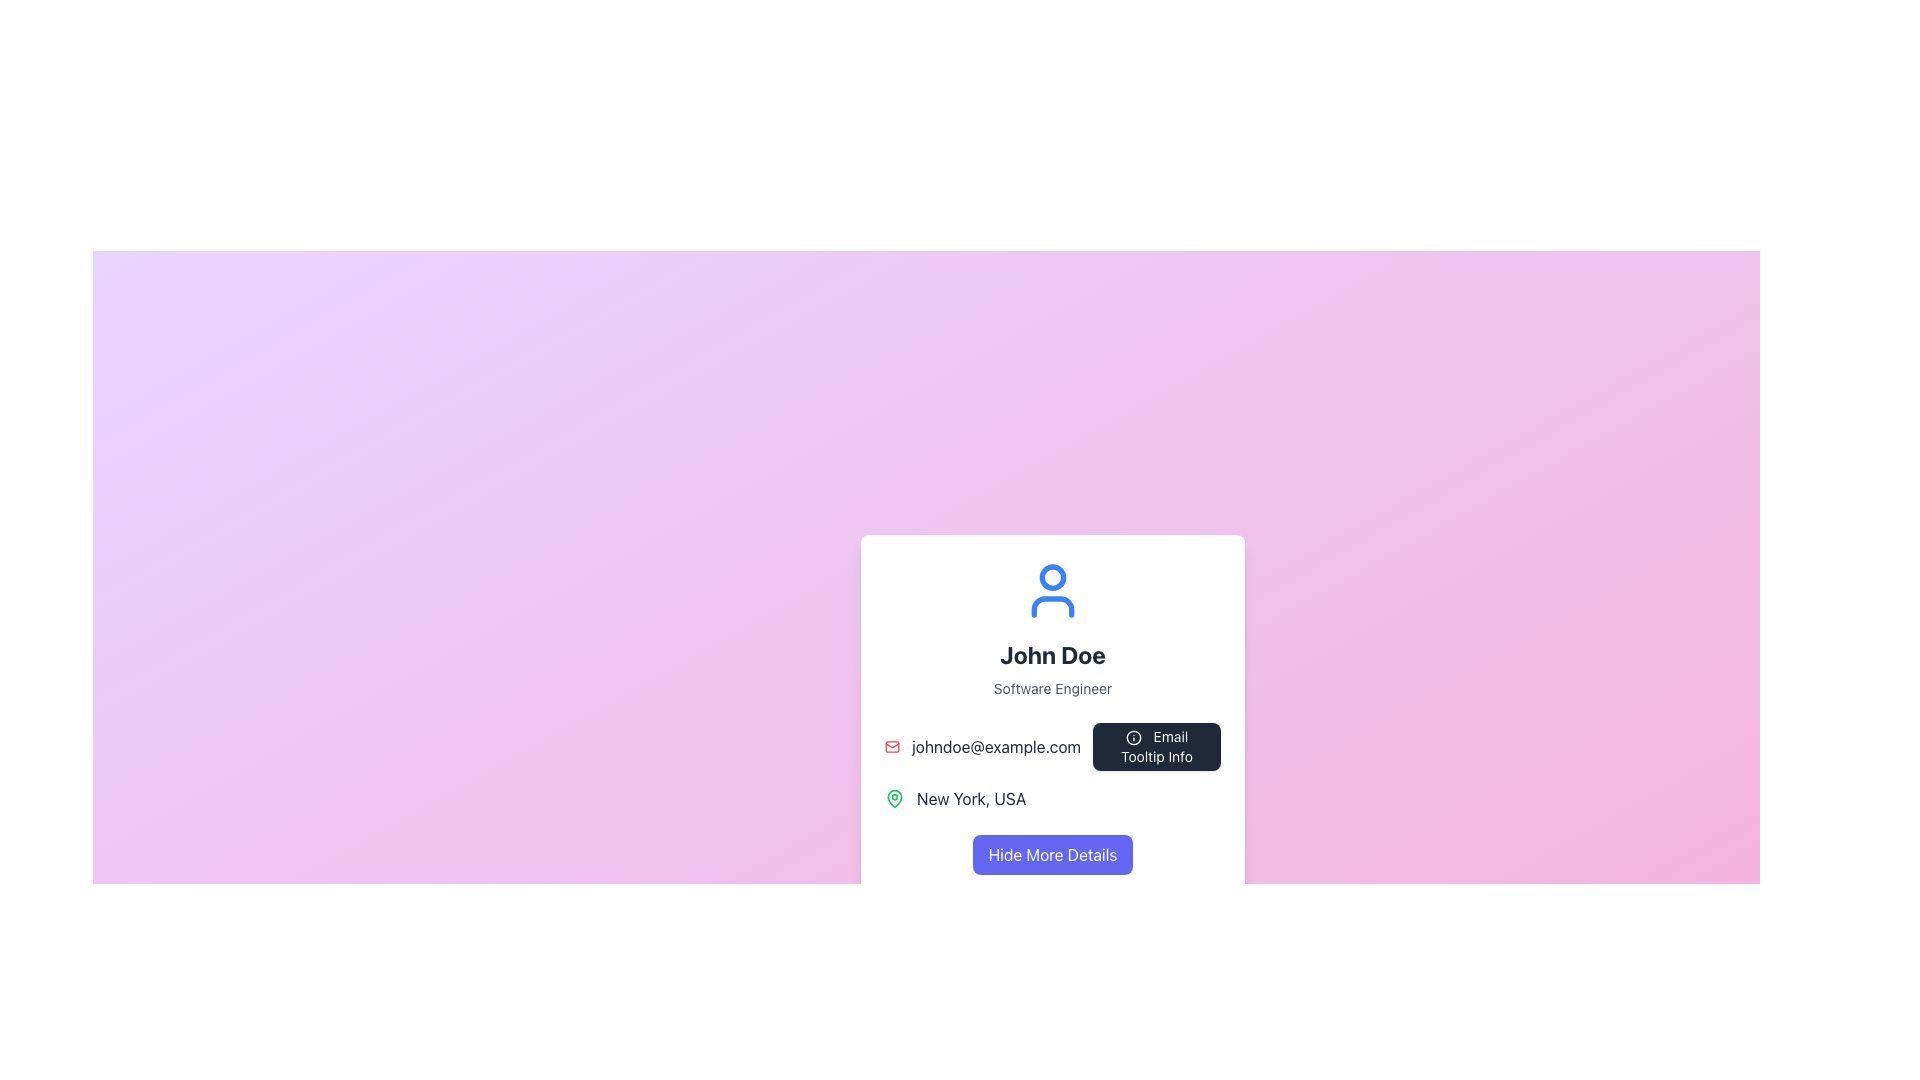 The height and width of the screenshot is (1080, 1920). Describe the element at coordinates (971, 797) in the screenshot. I see `the static text label displaying 'New York, USA' which is located to the right of a green location pin icon` at that location.